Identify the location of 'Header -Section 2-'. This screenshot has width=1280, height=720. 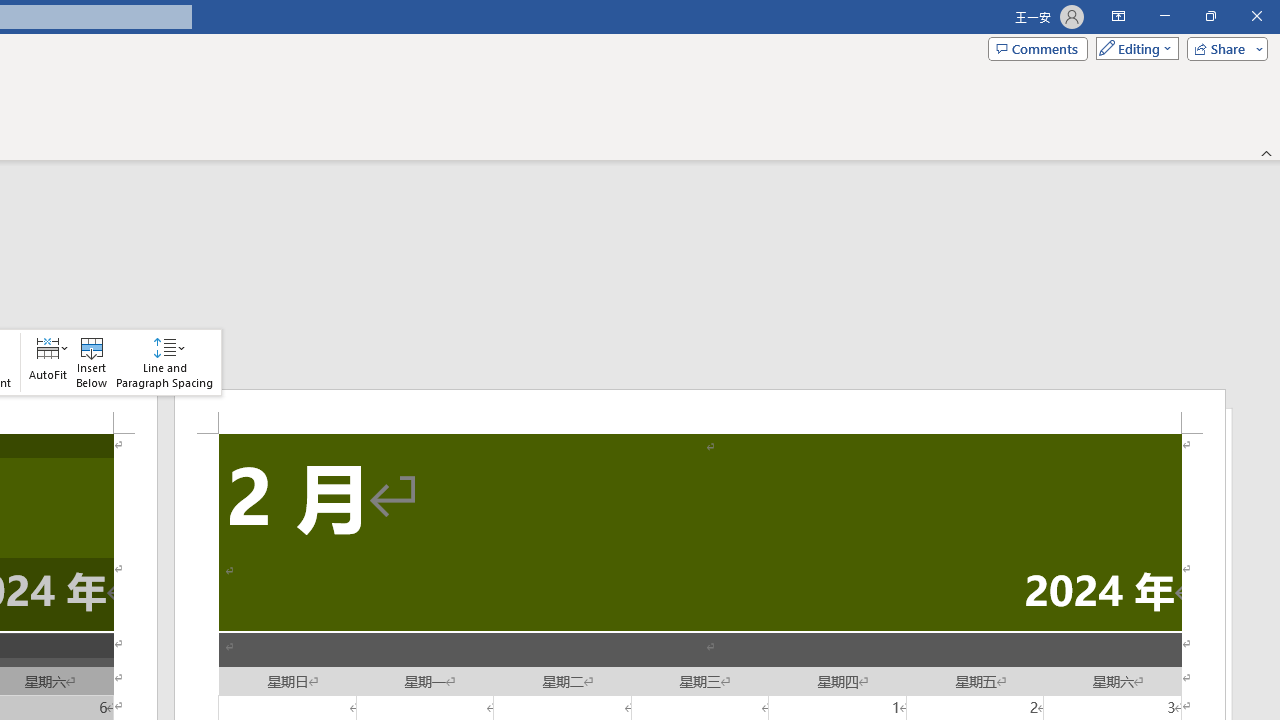
(700, 410).